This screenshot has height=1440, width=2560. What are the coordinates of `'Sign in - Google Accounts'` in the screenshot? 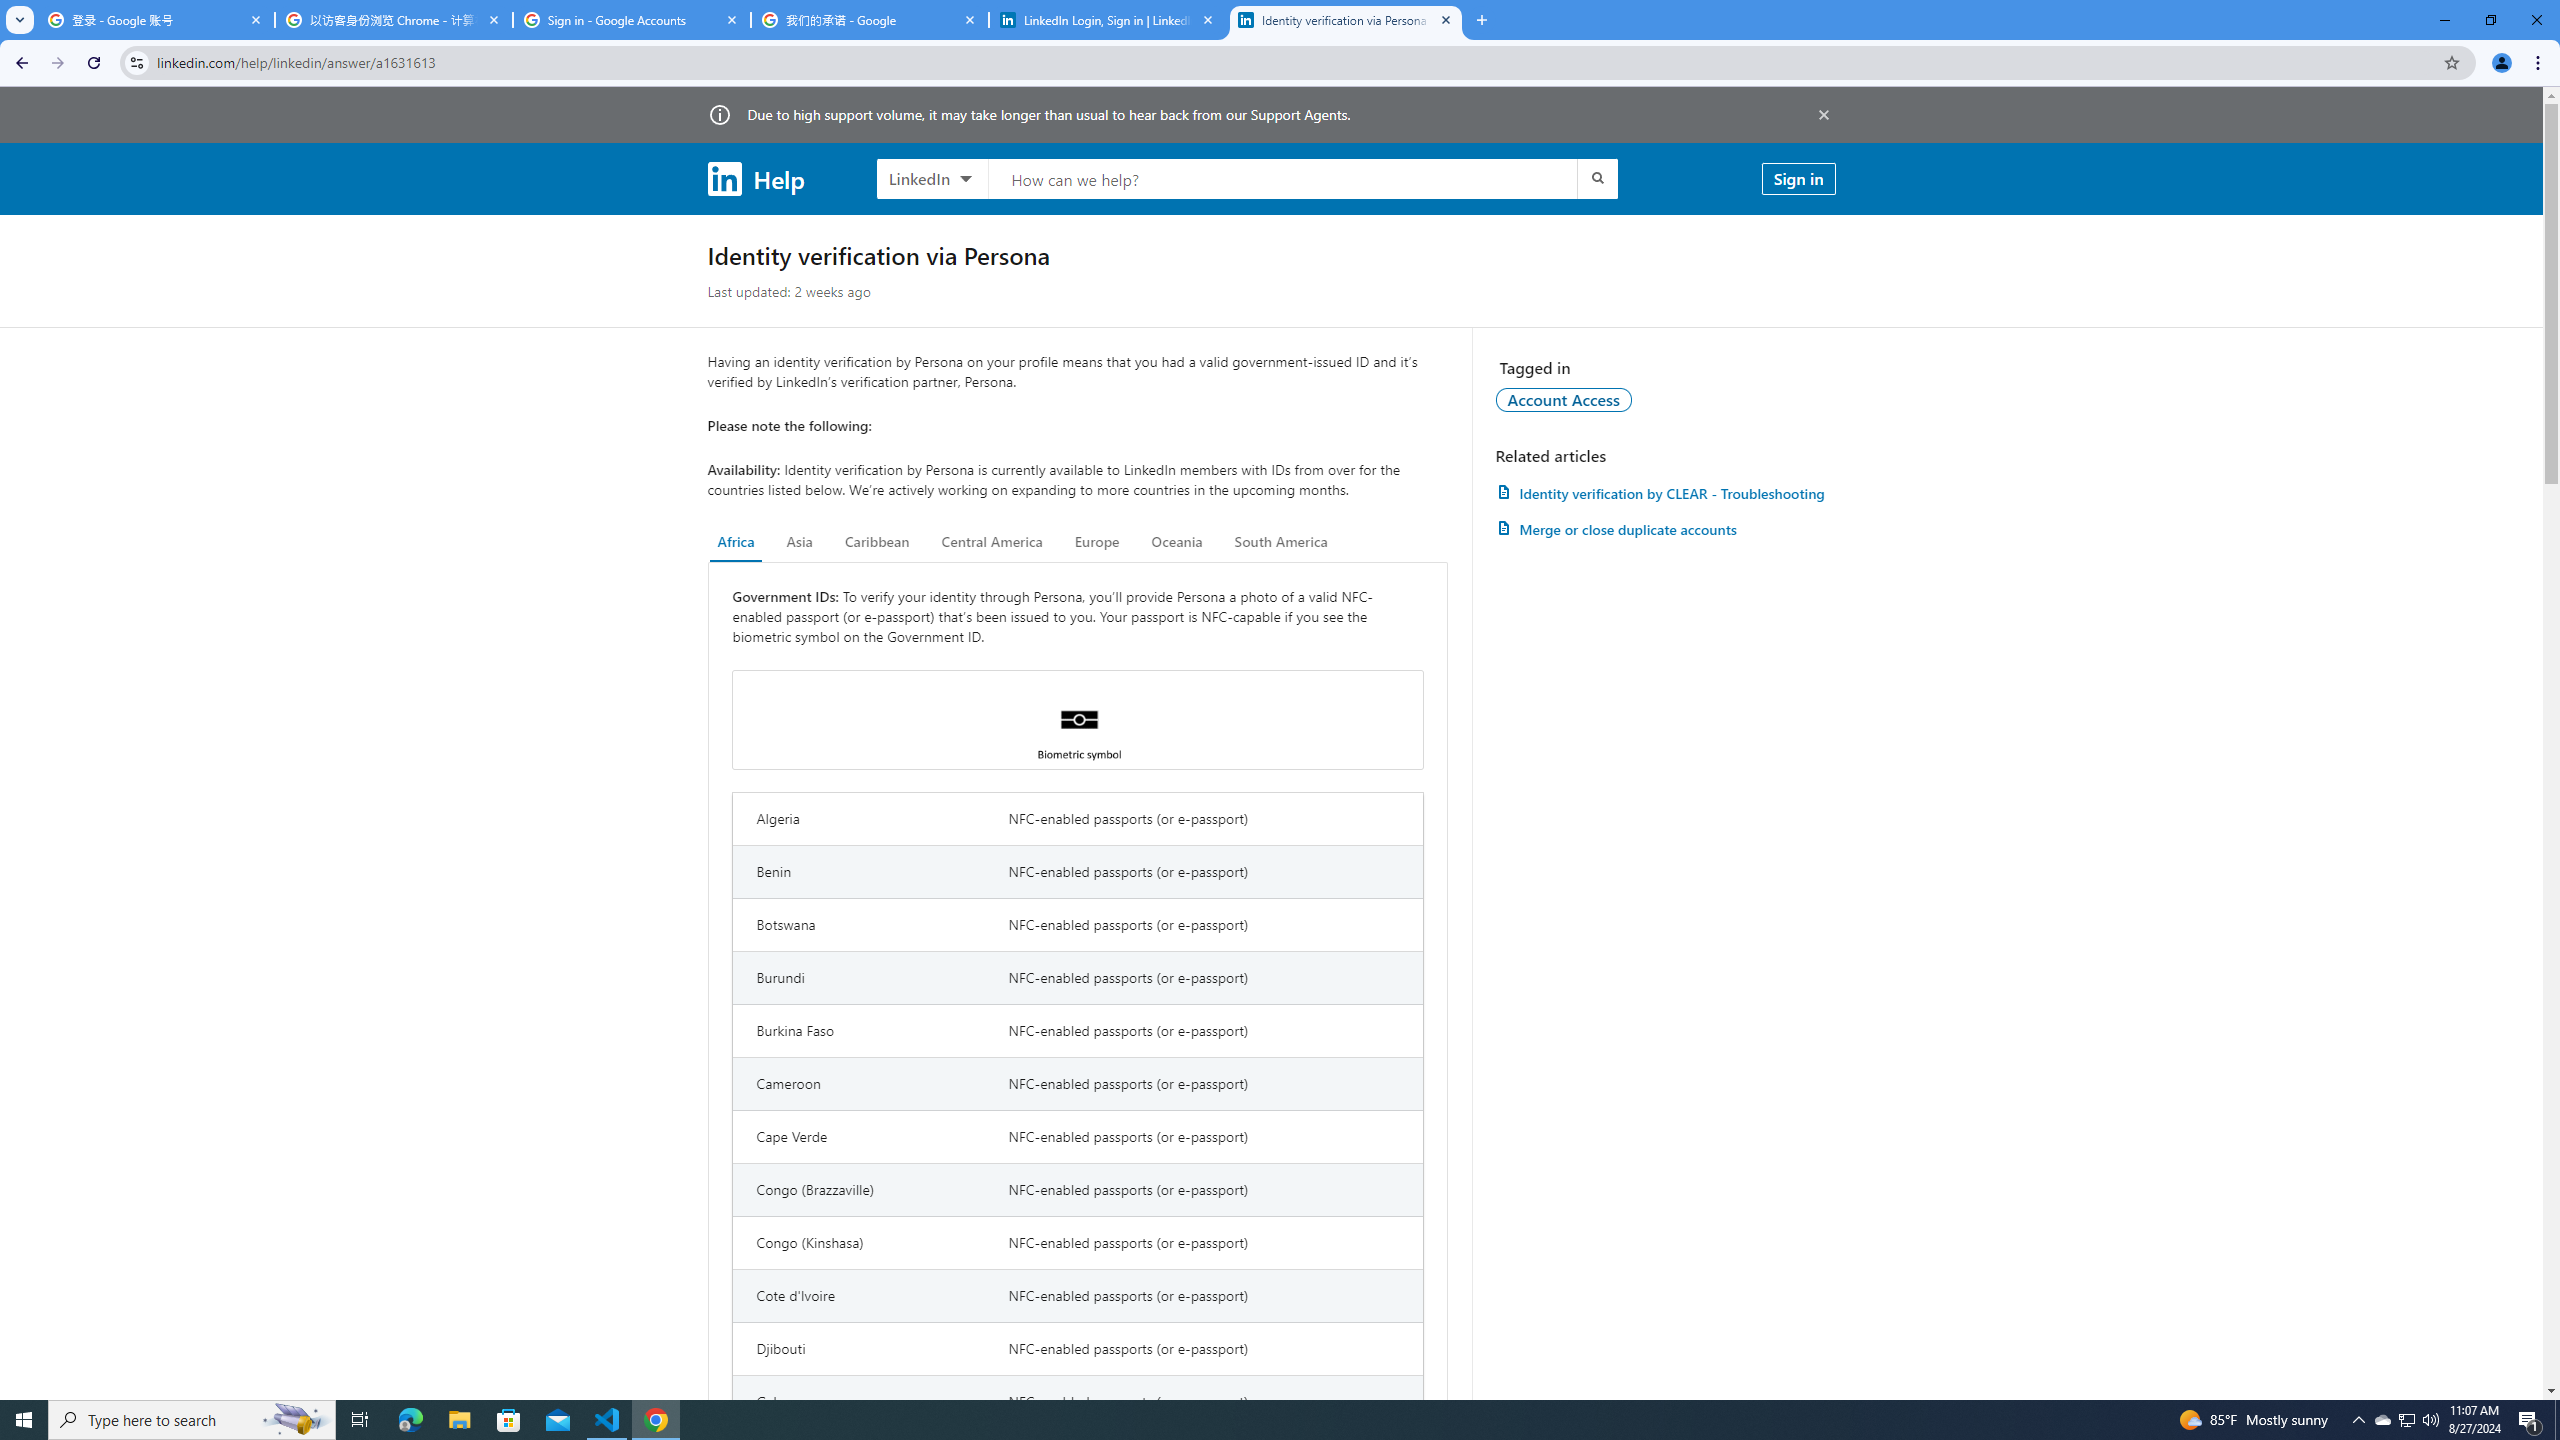 It's located at (631, 19).